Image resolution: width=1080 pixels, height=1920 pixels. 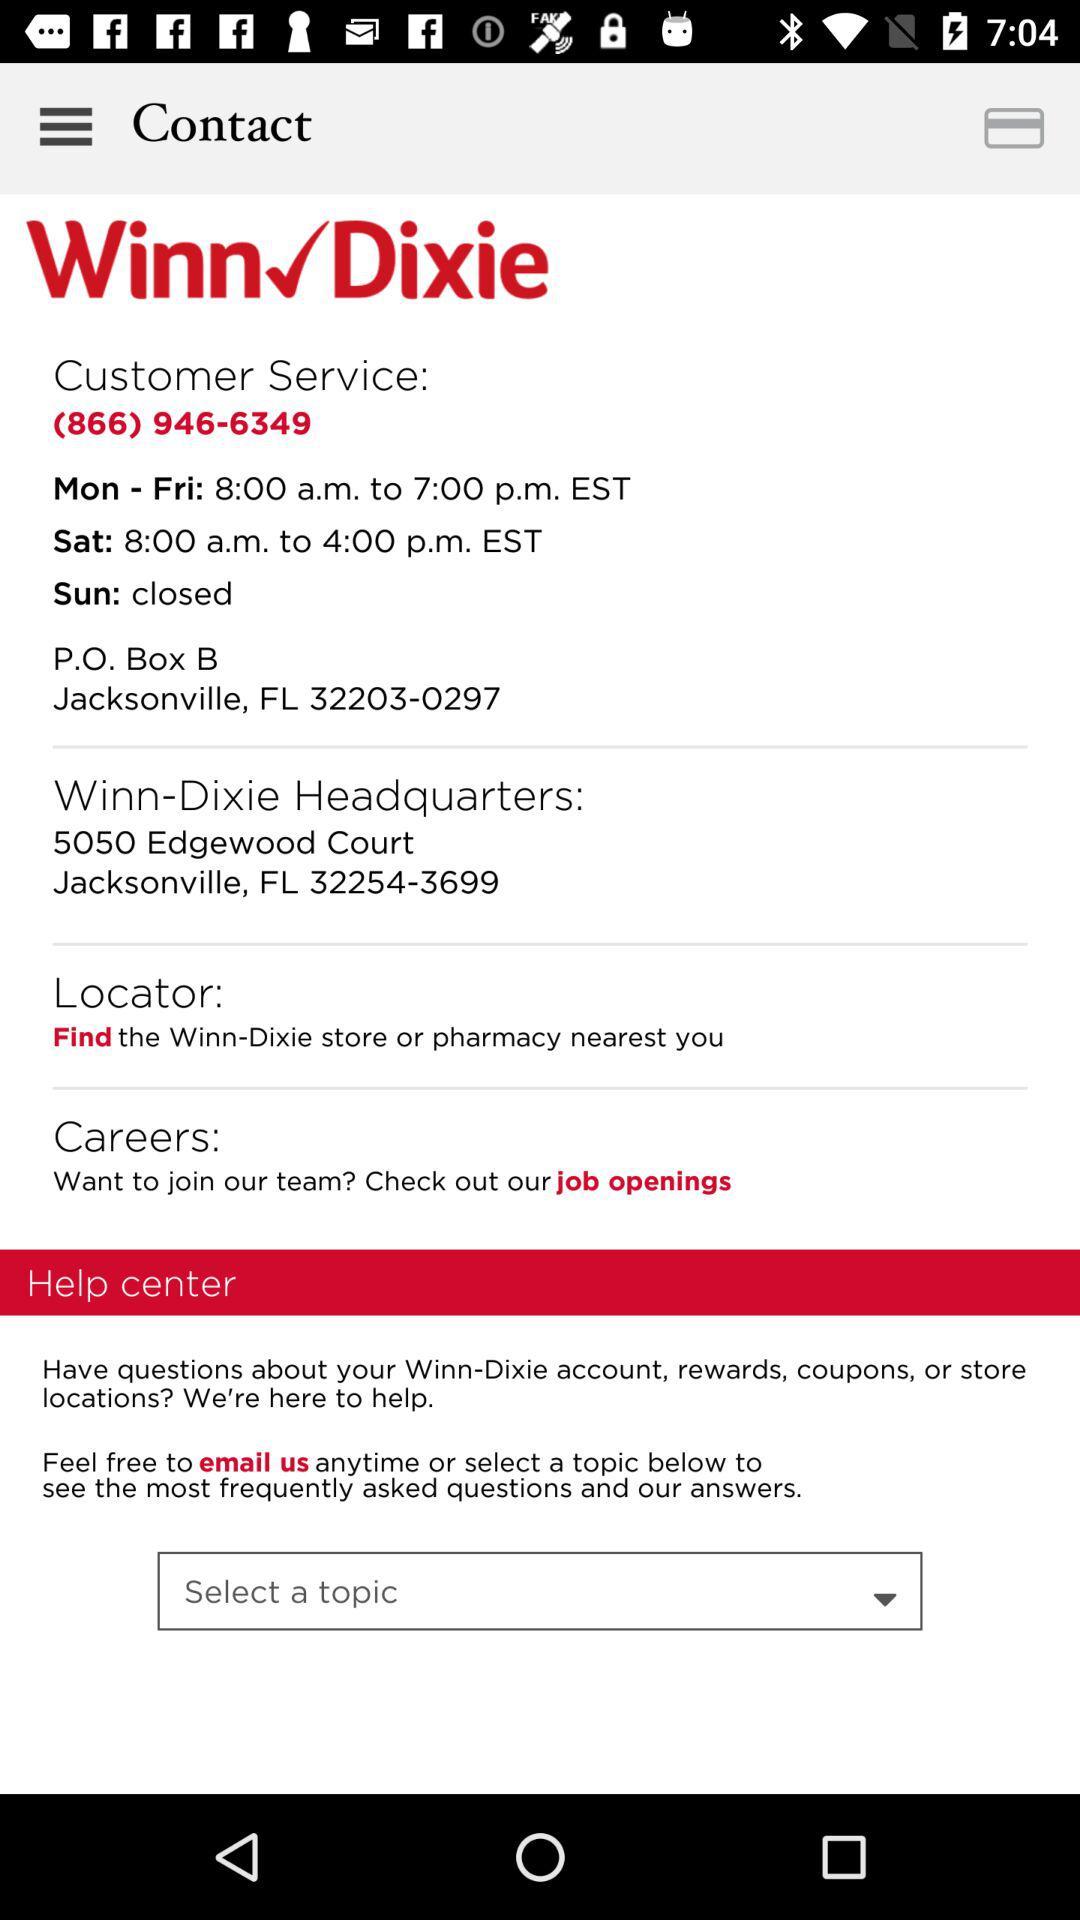 I want to click on the item above the p o box icon, so click(x=85, y=591).